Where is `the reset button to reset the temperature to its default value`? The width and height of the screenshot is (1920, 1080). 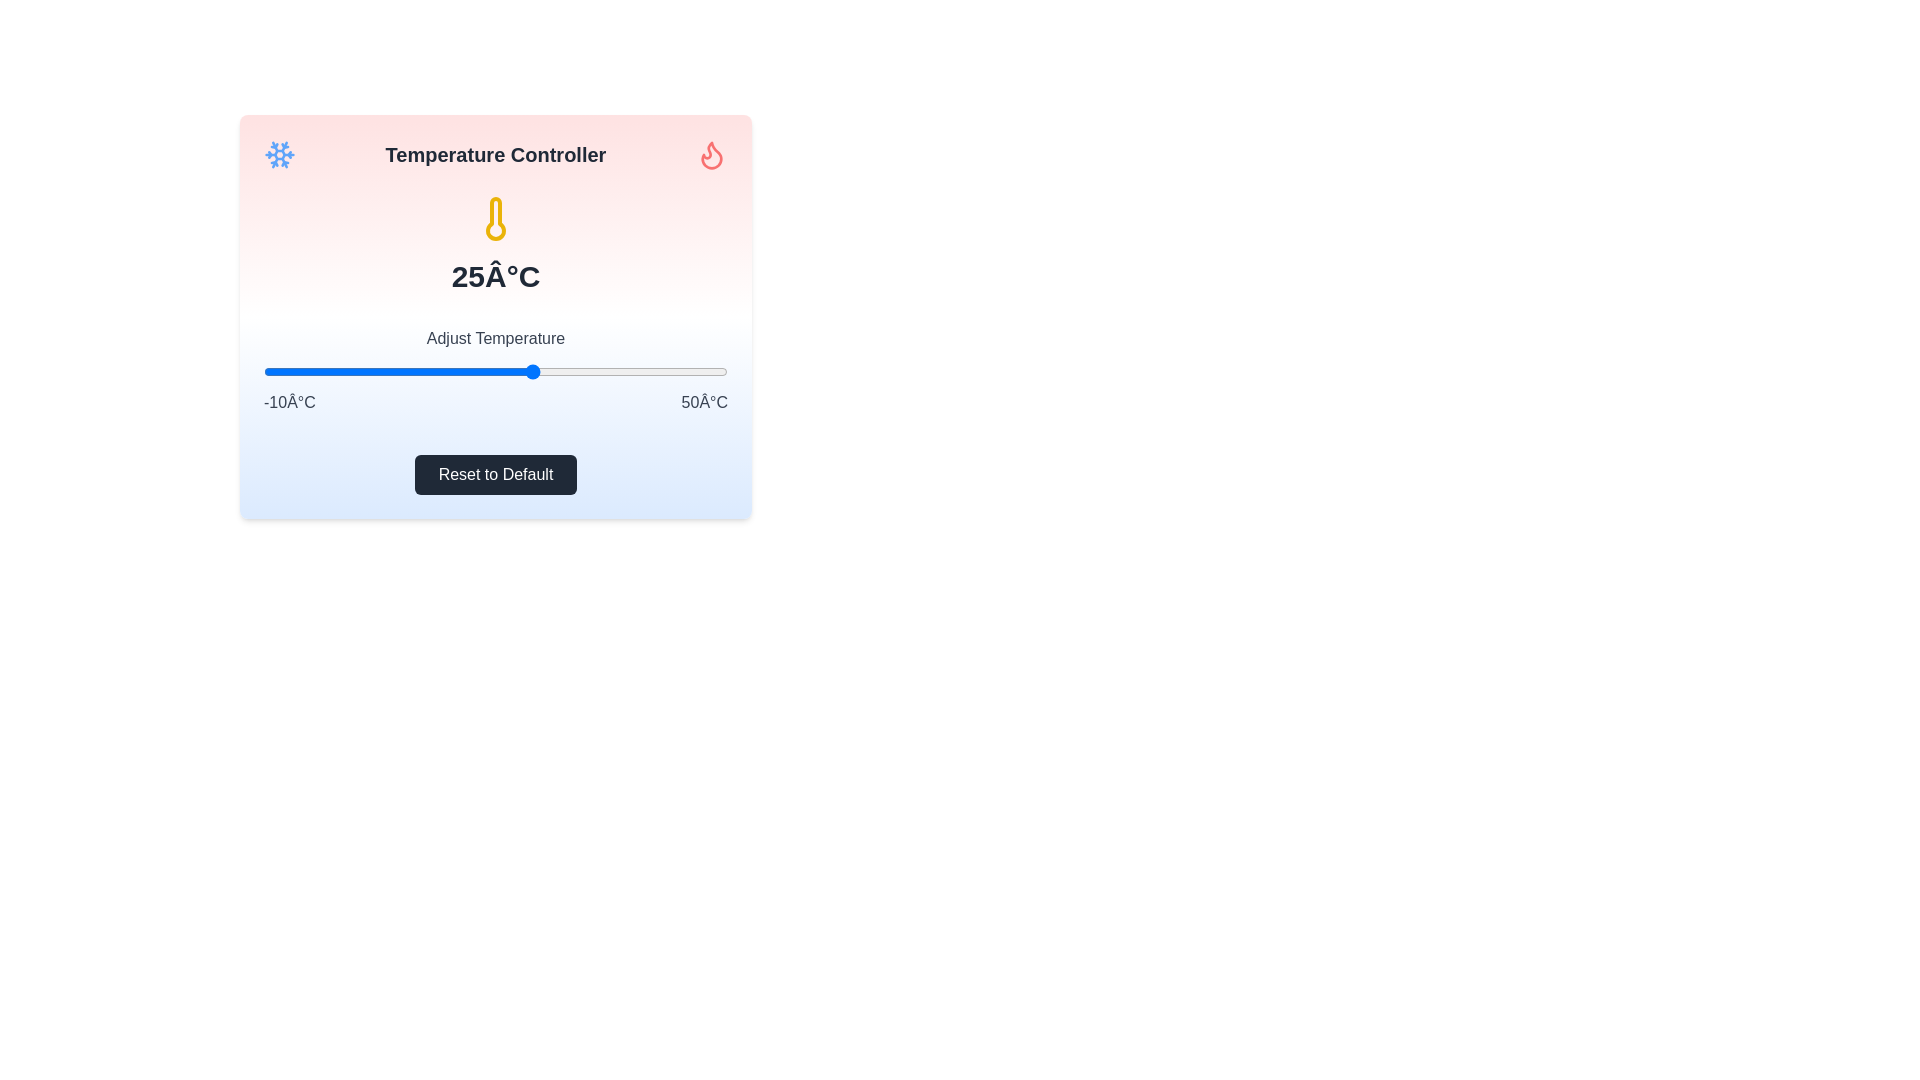 the reset button to reset the temperature to its default value is located at coordinates (495, 474).